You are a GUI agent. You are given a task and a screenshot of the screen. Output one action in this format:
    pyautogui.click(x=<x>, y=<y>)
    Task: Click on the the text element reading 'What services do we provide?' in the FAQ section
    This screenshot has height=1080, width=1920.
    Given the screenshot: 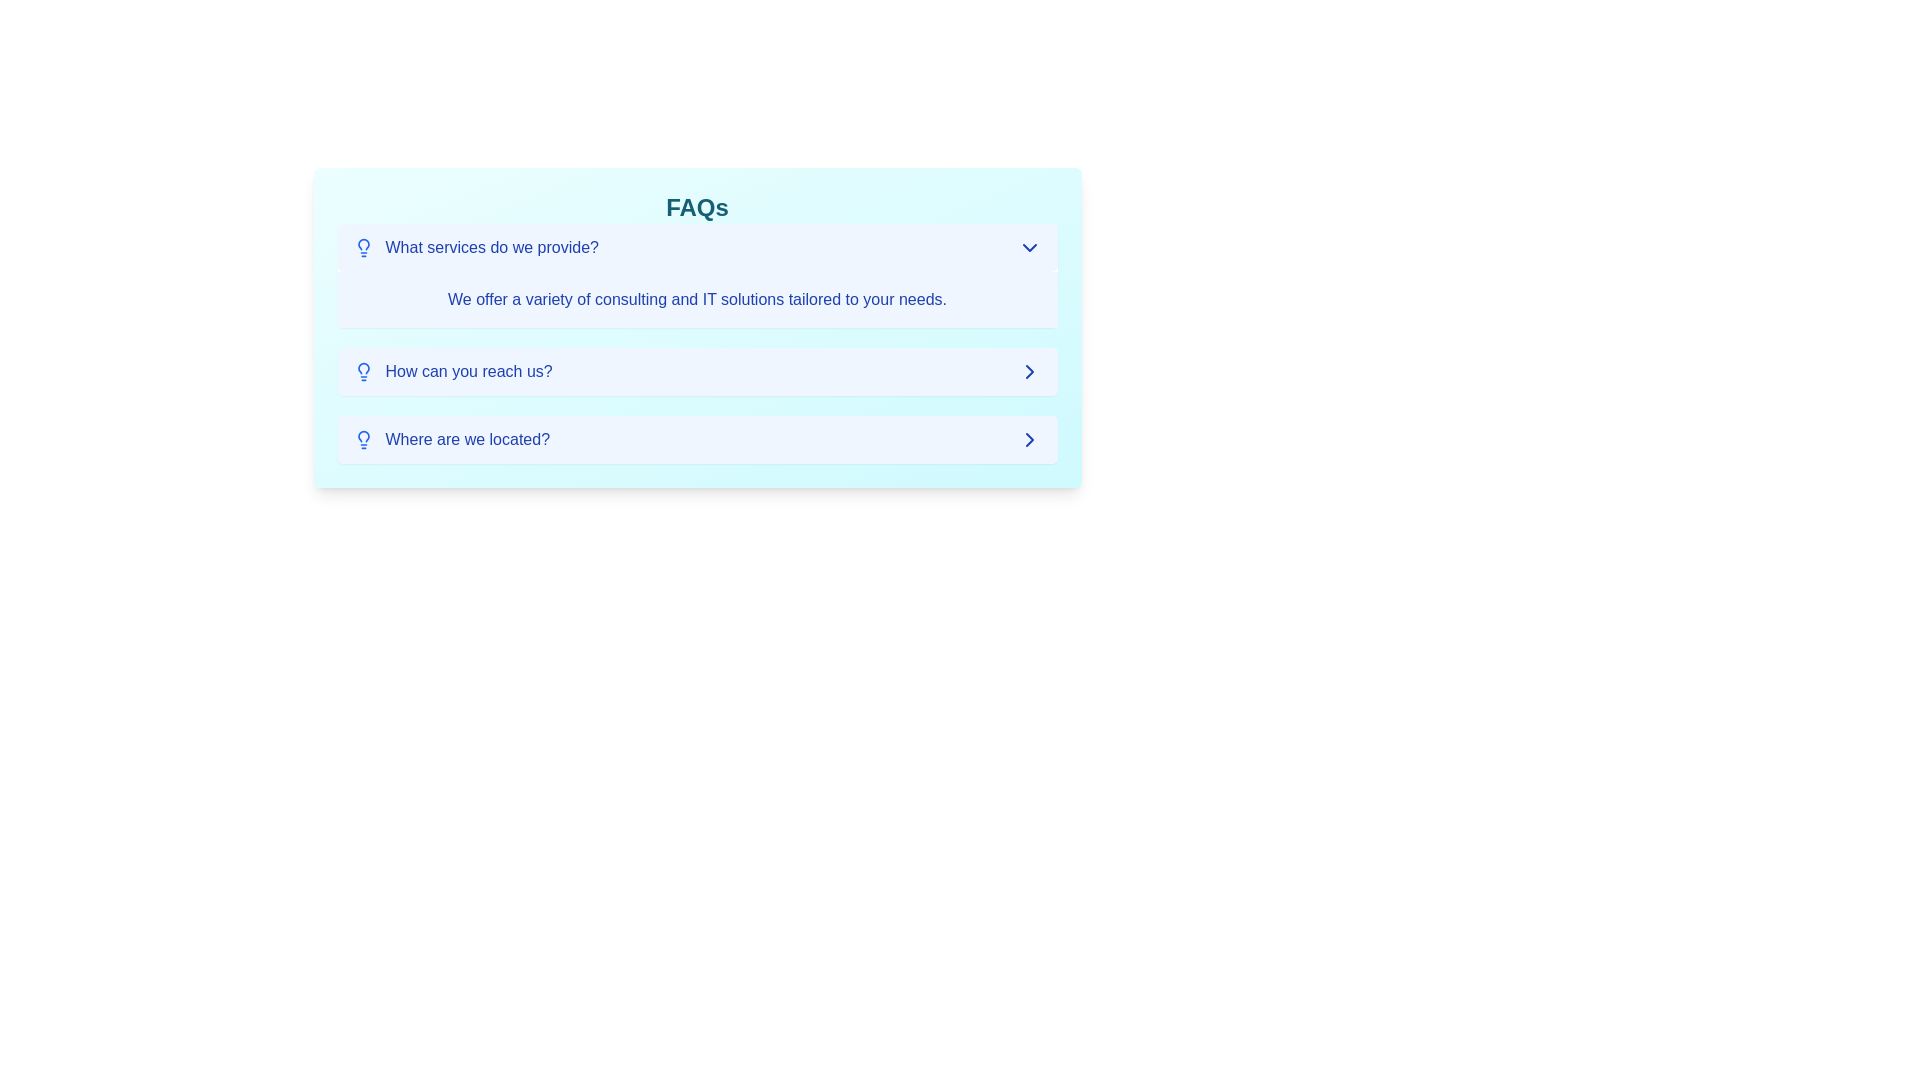 What is the action you would take?
    pyautogui.click(x=475, y=246)
    